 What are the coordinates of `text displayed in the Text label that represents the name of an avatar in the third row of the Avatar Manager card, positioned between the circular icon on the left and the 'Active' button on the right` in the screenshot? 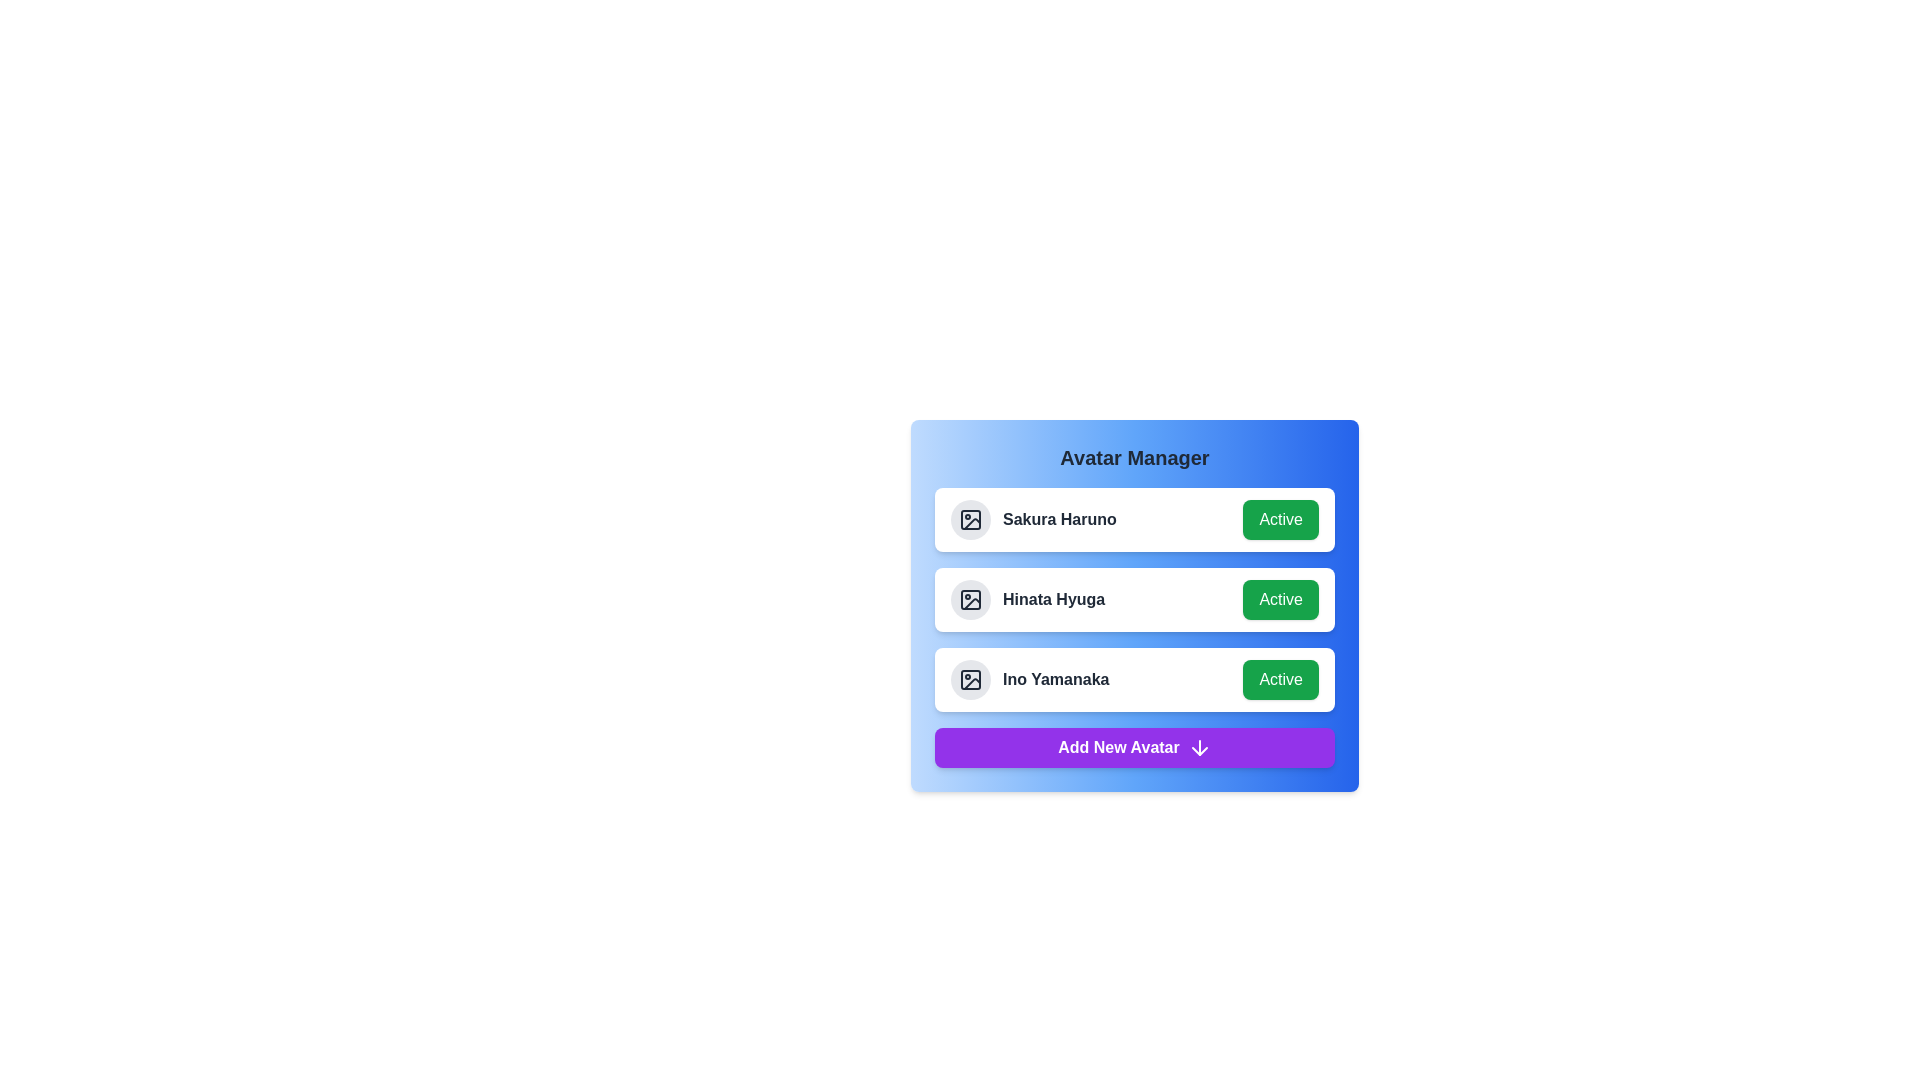 It's located at (1055, 678).